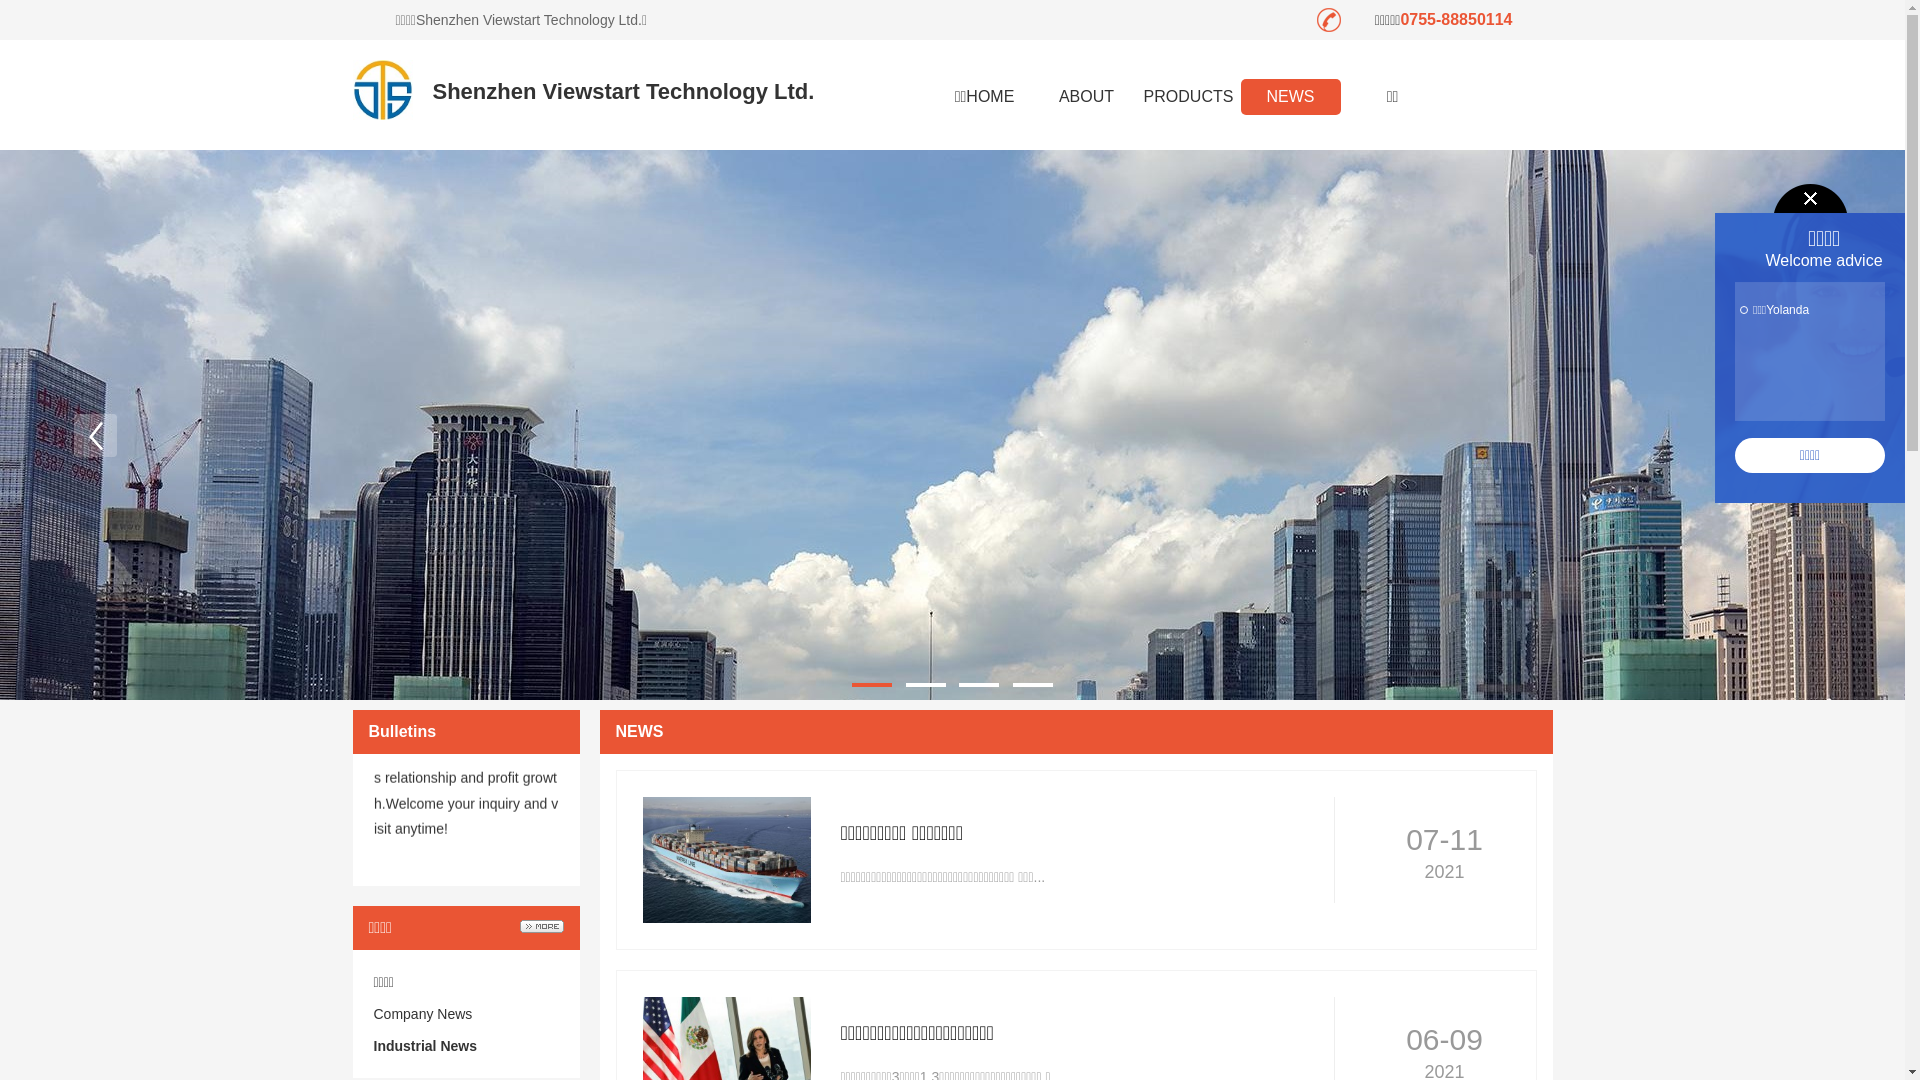  Describe the element at coordinates (1290, 96) in the screenshot. I see `'NEWS'` at that location.